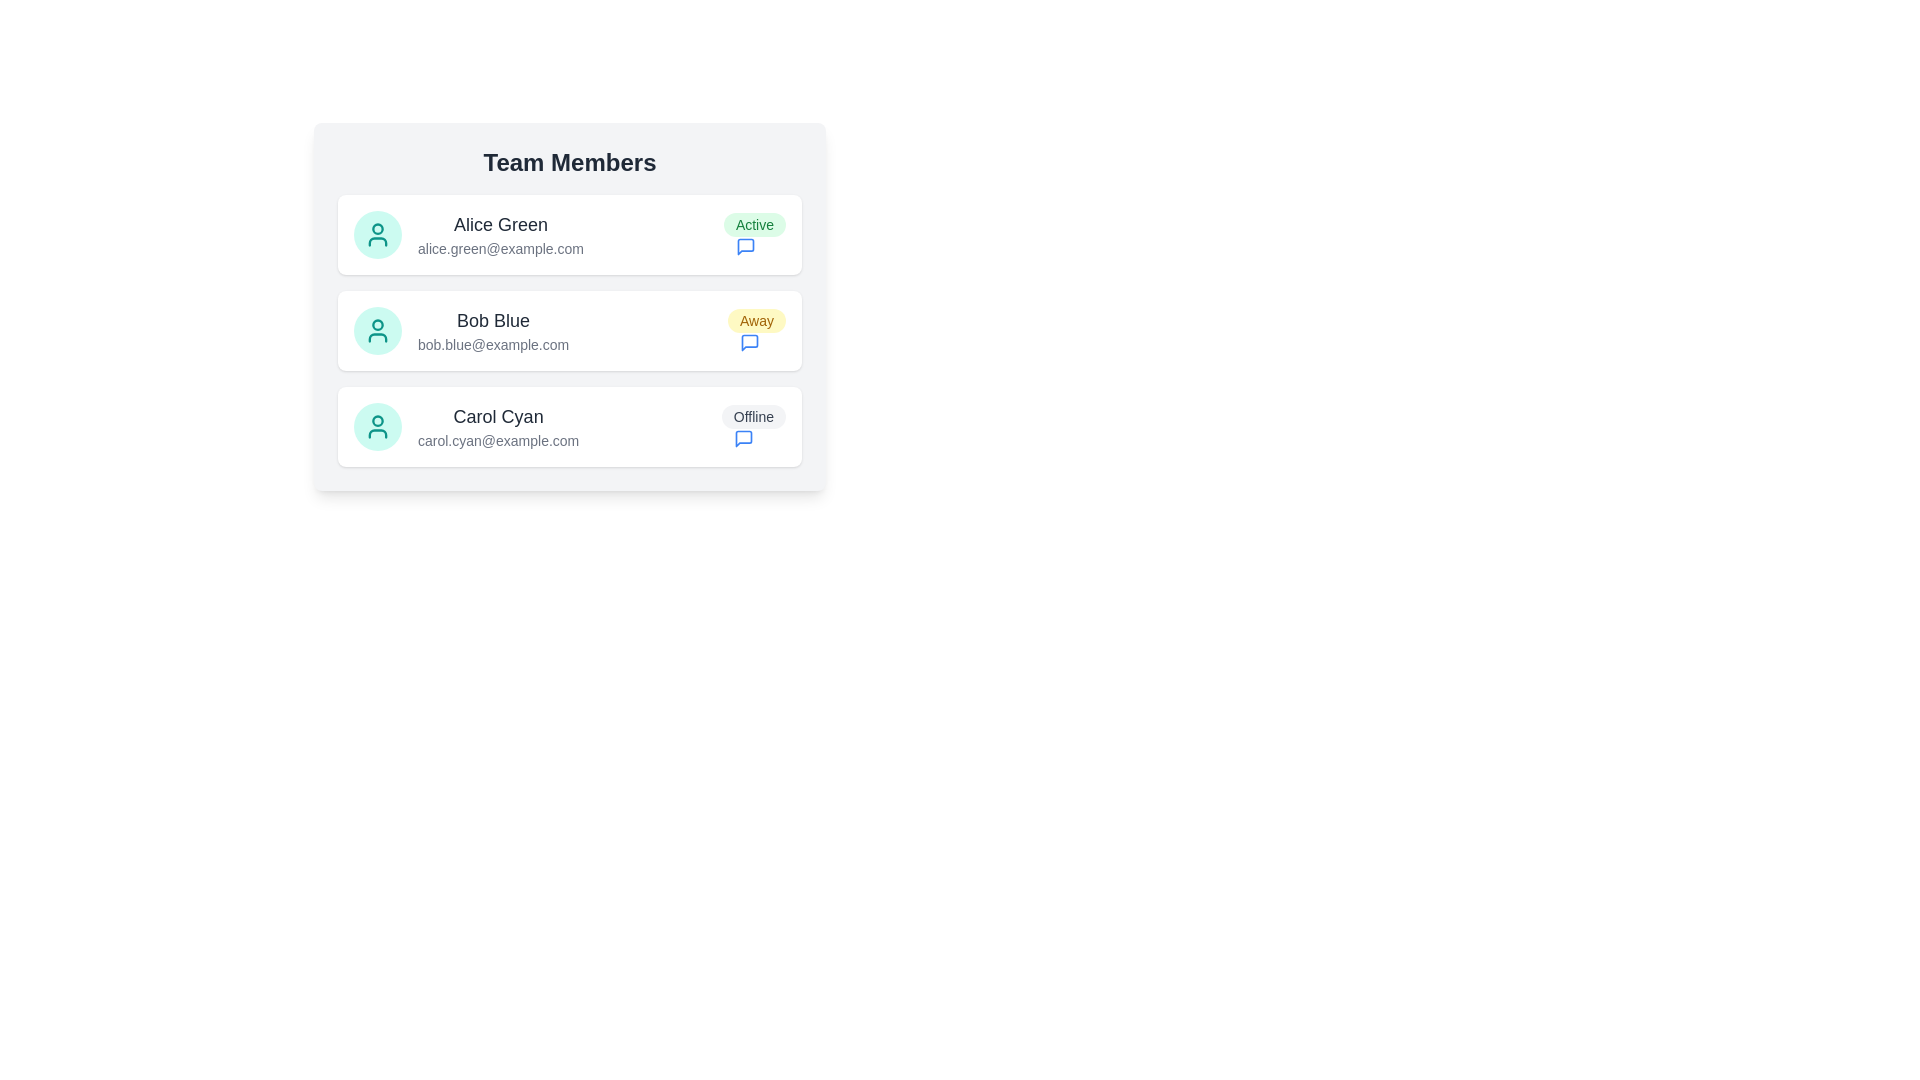 The height and width of the screenshot is (1080, 1920). What do you see at coordinates (493, 343) in the screenshot?
I see `the static text displaying the email address 'bob.blue@example.com', which is located directly below the name 'Bob Blue' in the second row of the 'Team Members' list` at bounding box center [493, 343].